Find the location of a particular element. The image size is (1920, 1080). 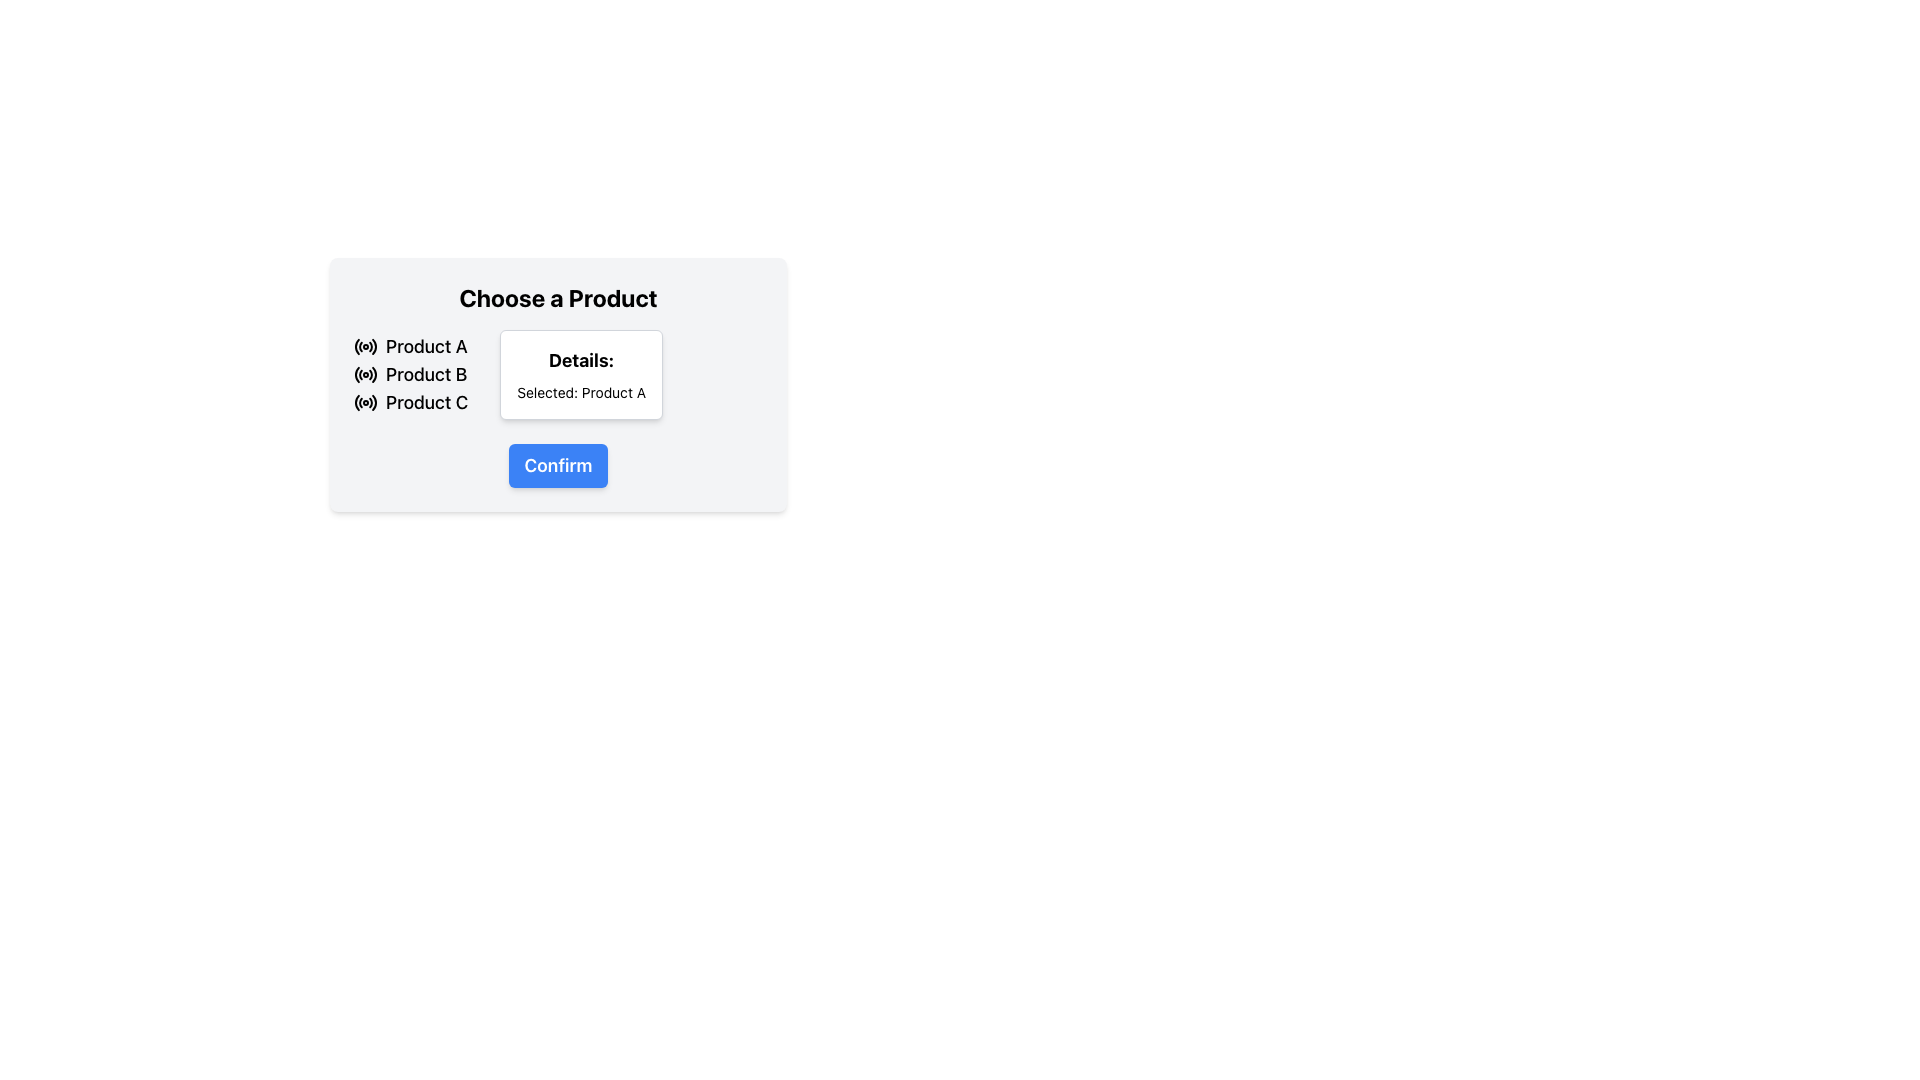

the Information display box that contains the label 'Details:' and the description 'Selected: Product A' is located at coordinates (580, 374).